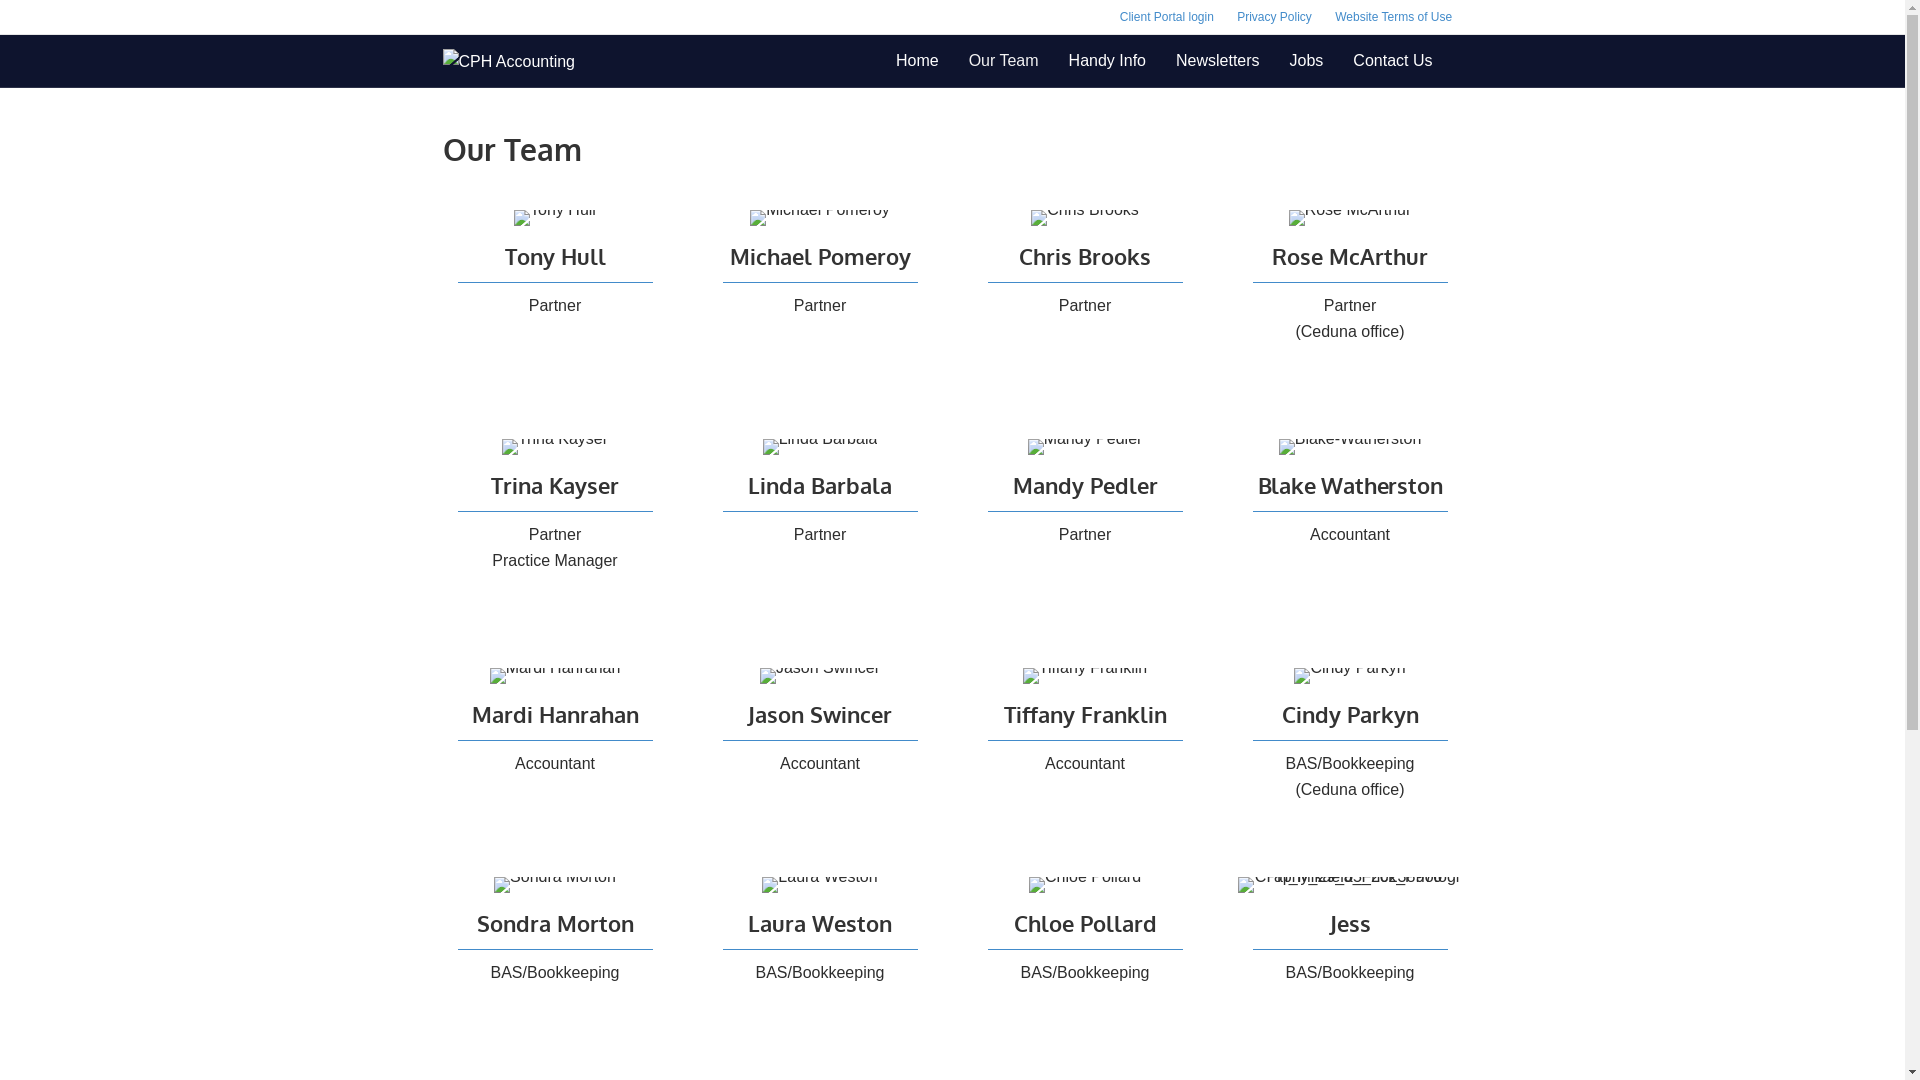  I want to click on 'Cindy-Parkyn', so click(1349, 675).